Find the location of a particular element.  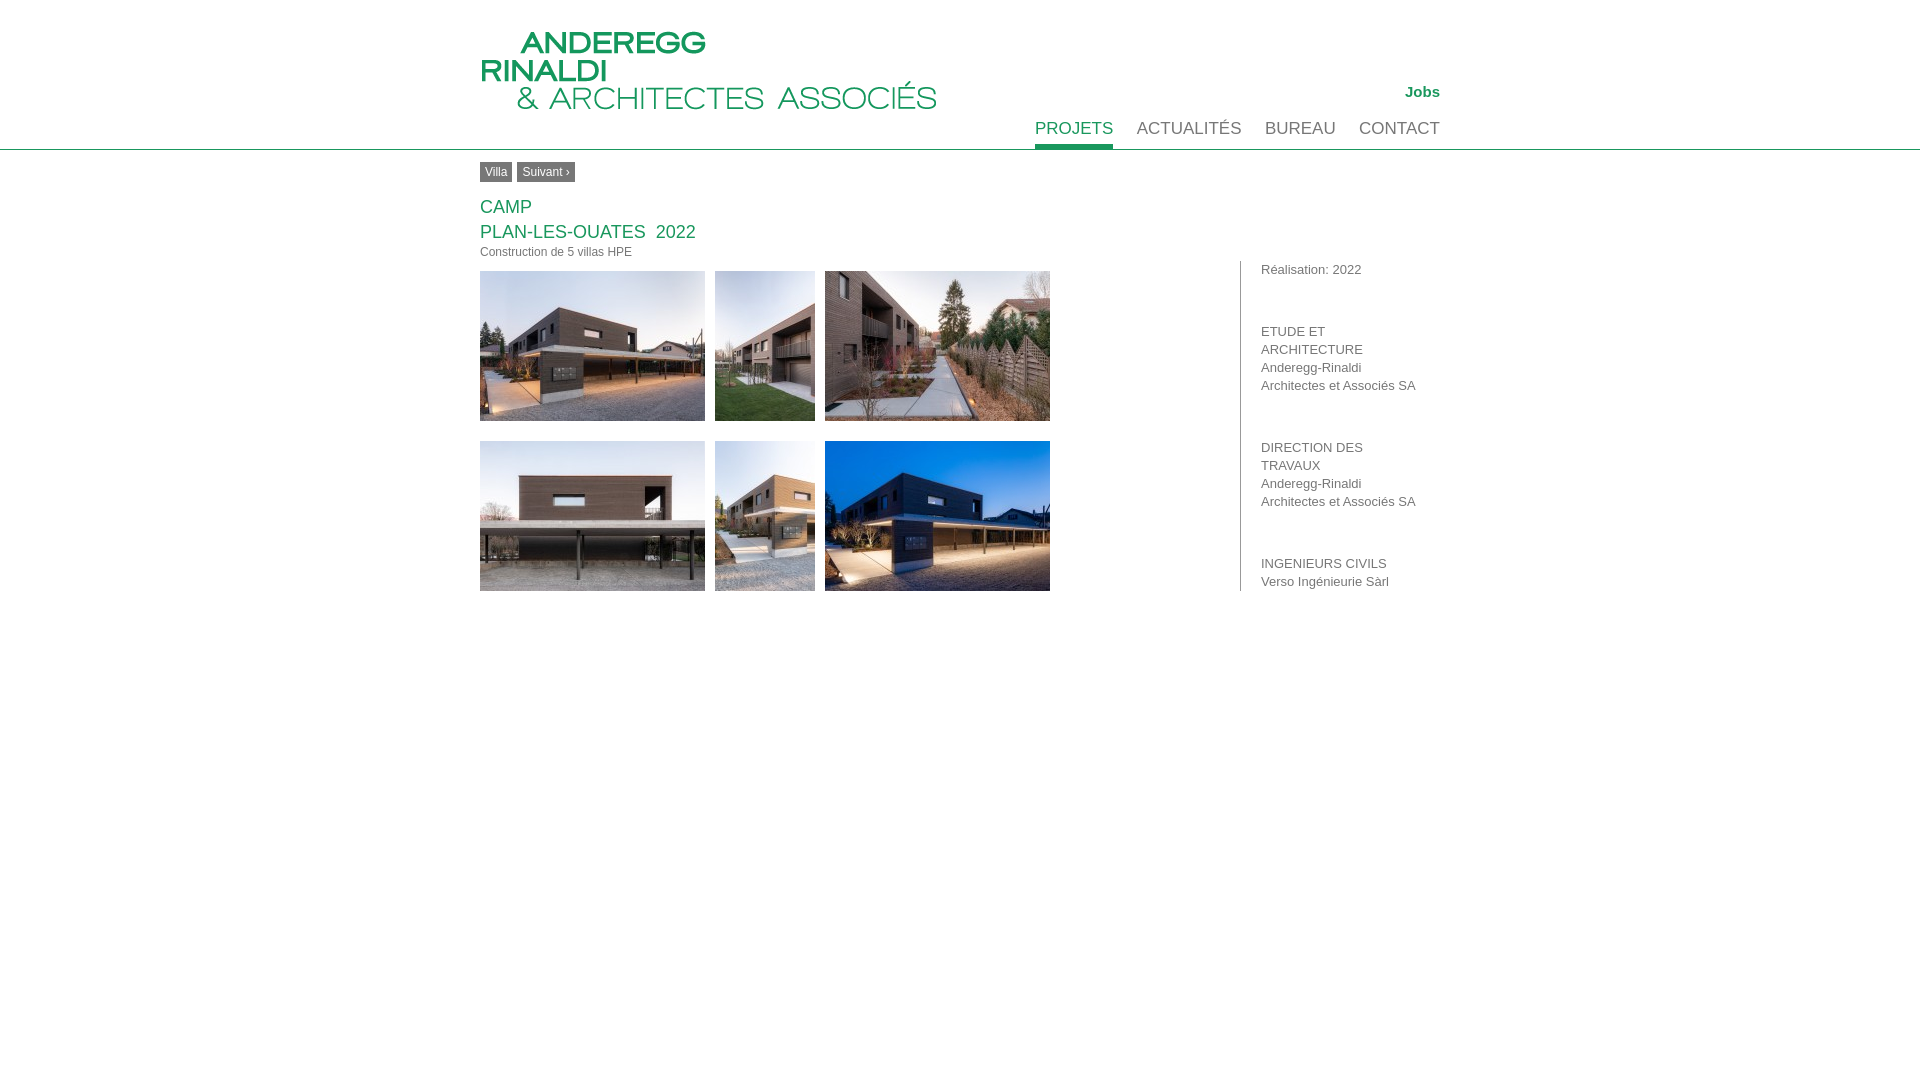

'Accueil' is located at coordinates (709, 69).